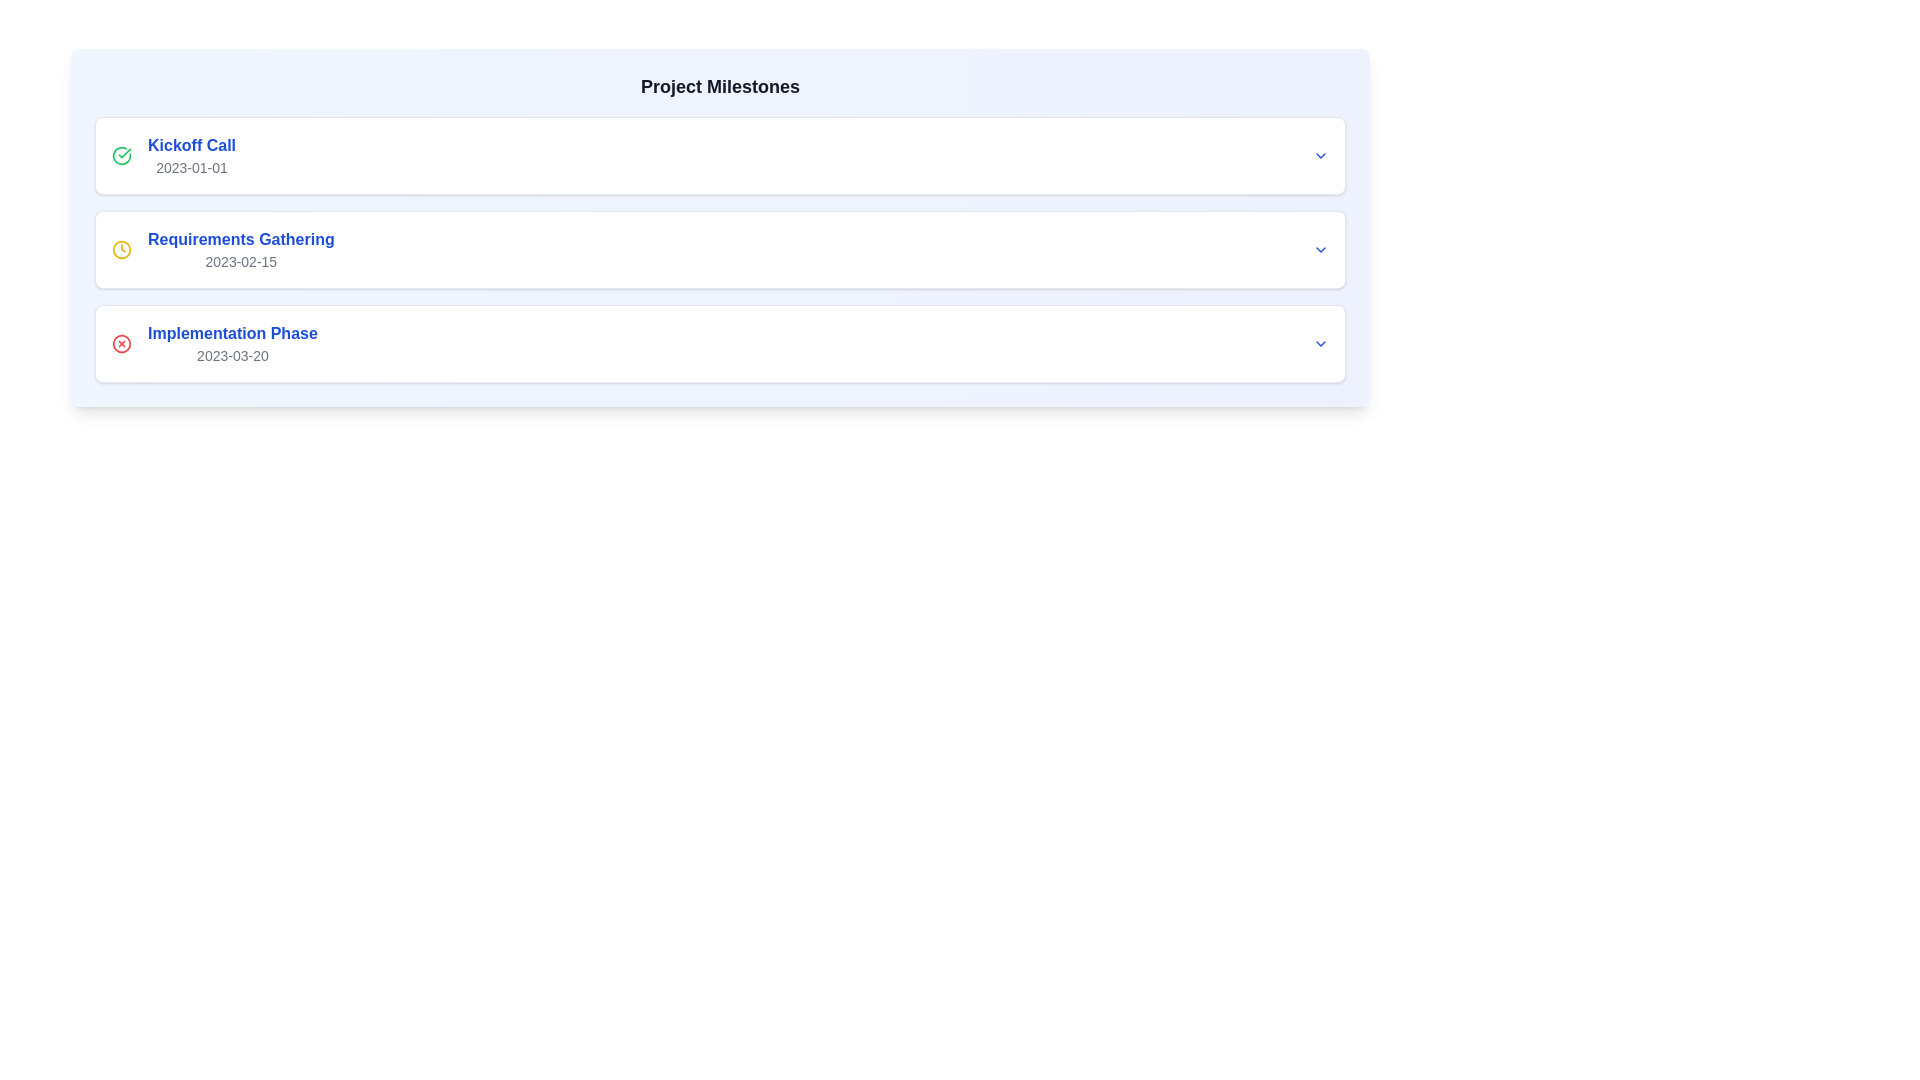 The image size is (1920, 1080). I want to click on the project milestone list item that is the second item under the heading 'Project Milestones', so click(223, 249).